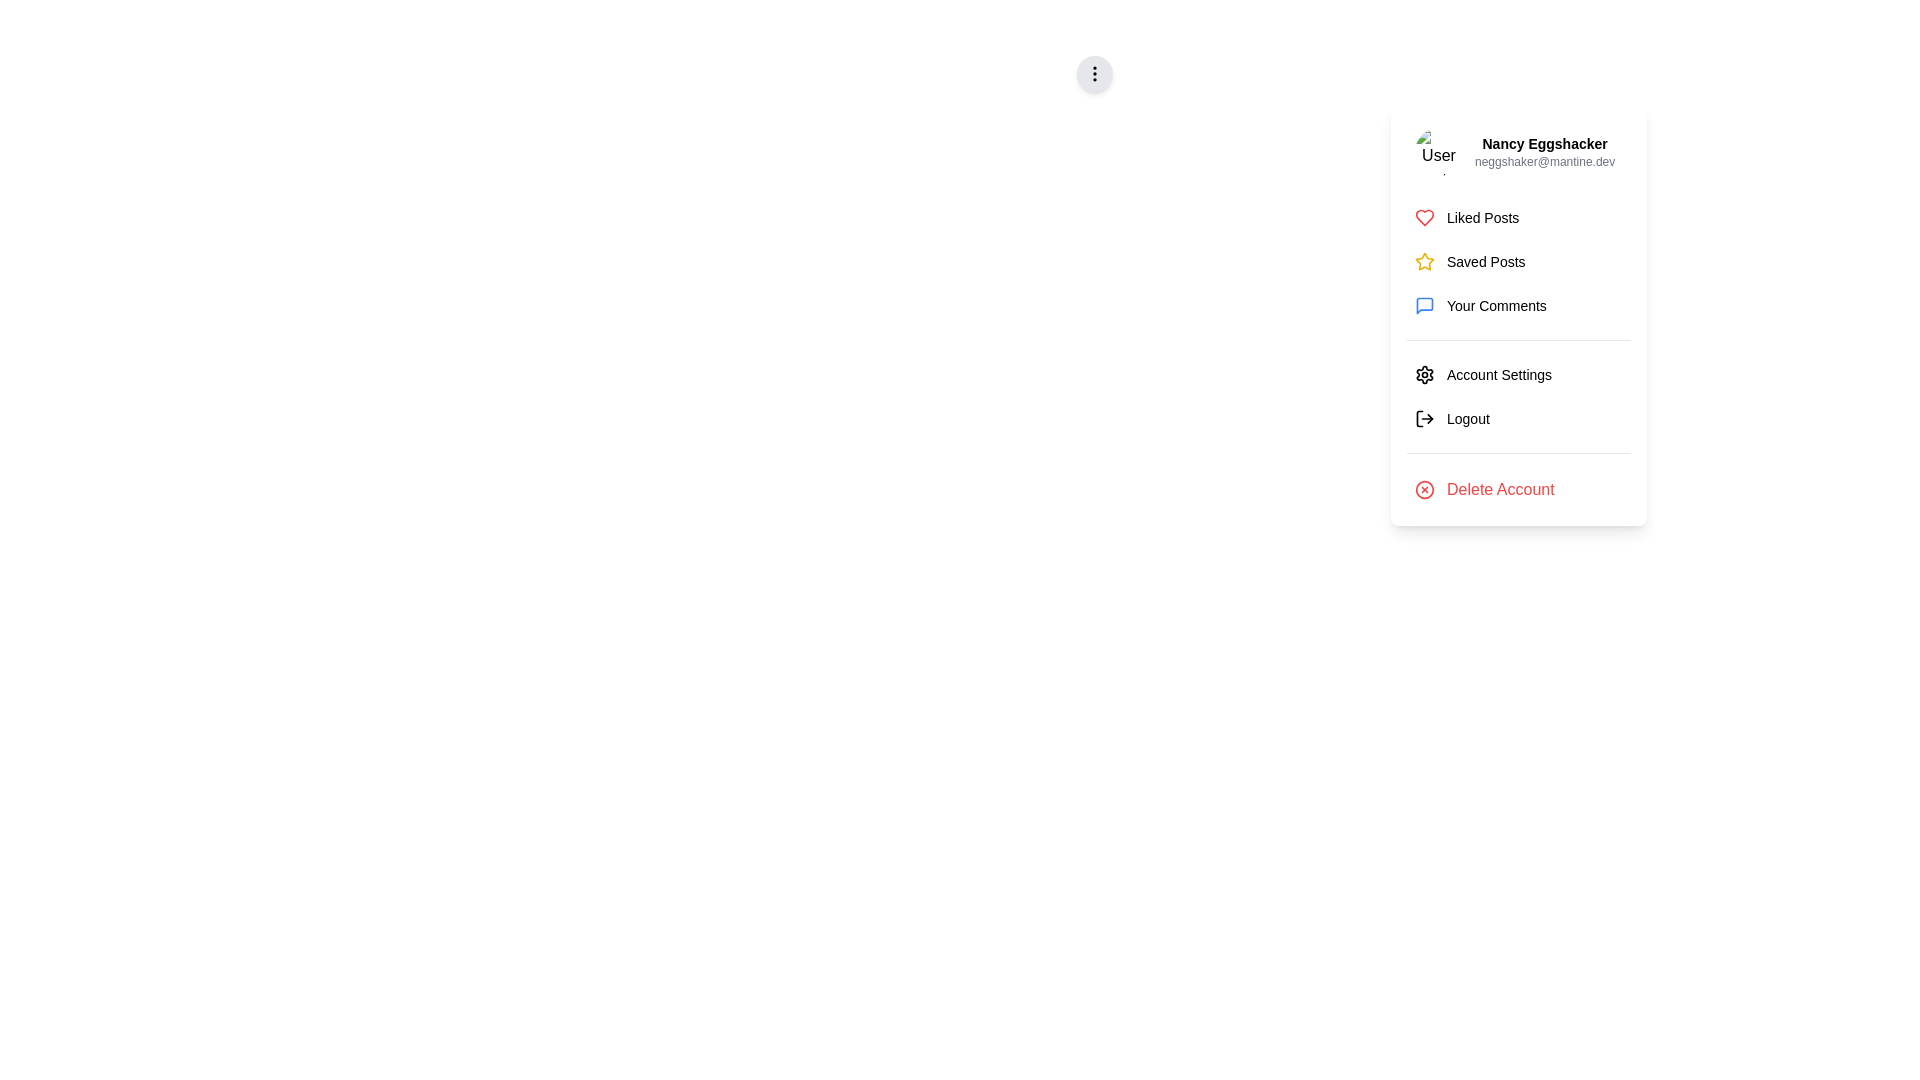  I want to click on the logout button located in the 'Account Settings' section of the vertical menu, so click(1518, 418).